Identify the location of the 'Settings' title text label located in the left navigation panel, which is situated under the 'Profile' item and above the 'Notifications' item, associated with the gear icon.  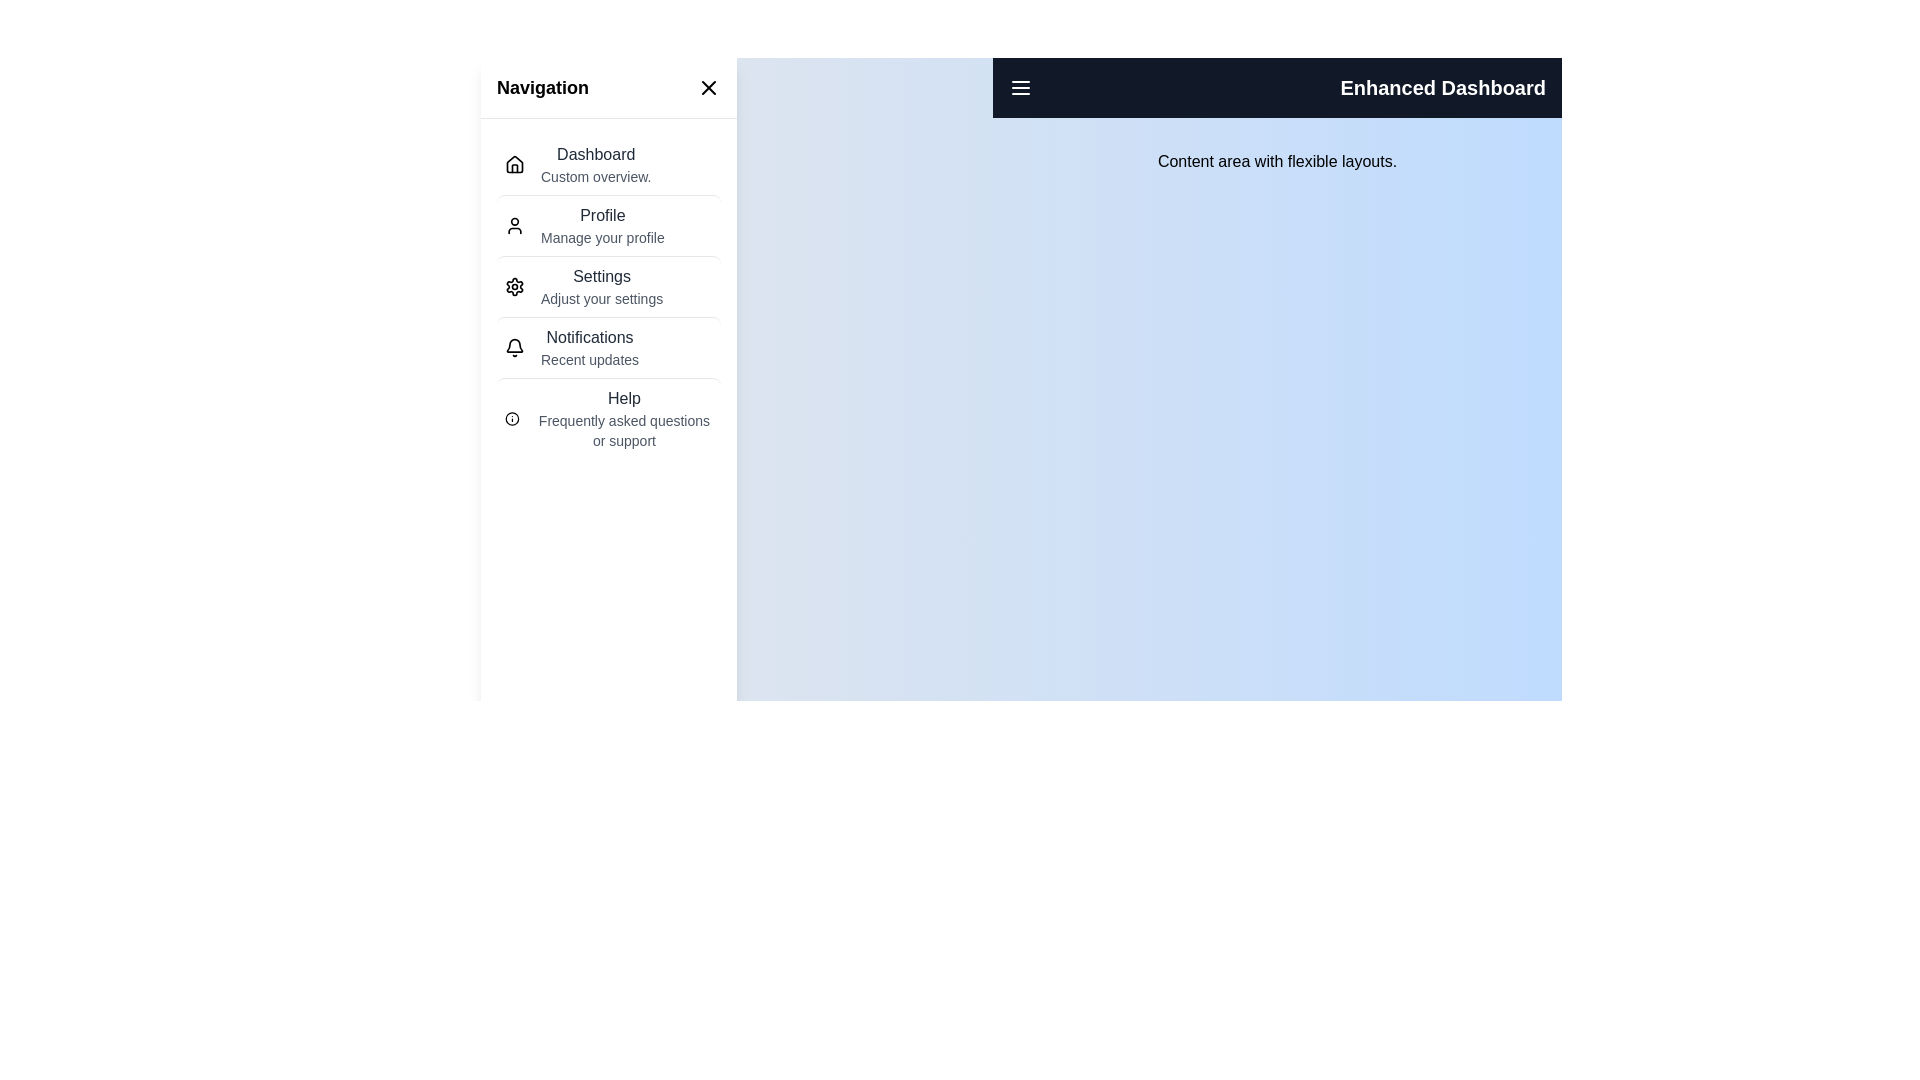
(601, 277).